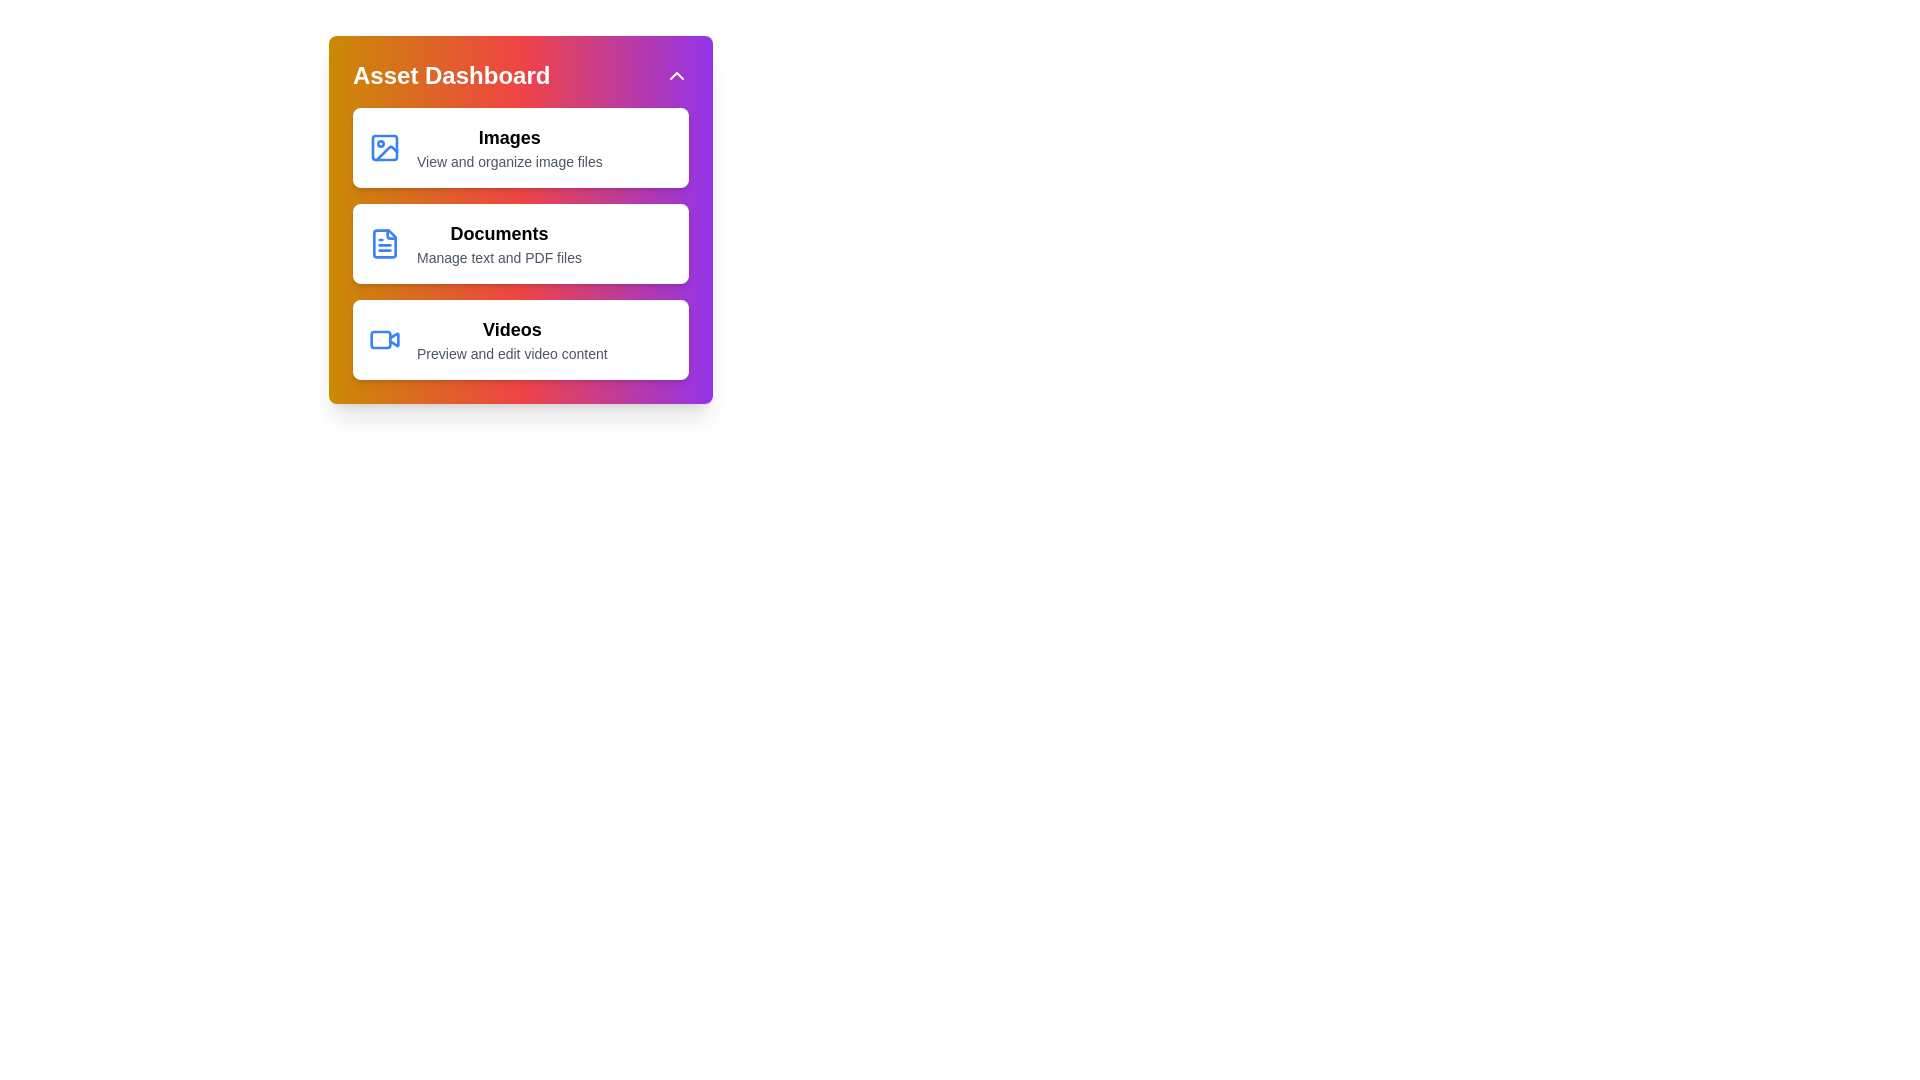 This screenshot has height=1080, width=1920. I want to click on the chevron button to toggle the dashboard visibility, so click(676, 75).